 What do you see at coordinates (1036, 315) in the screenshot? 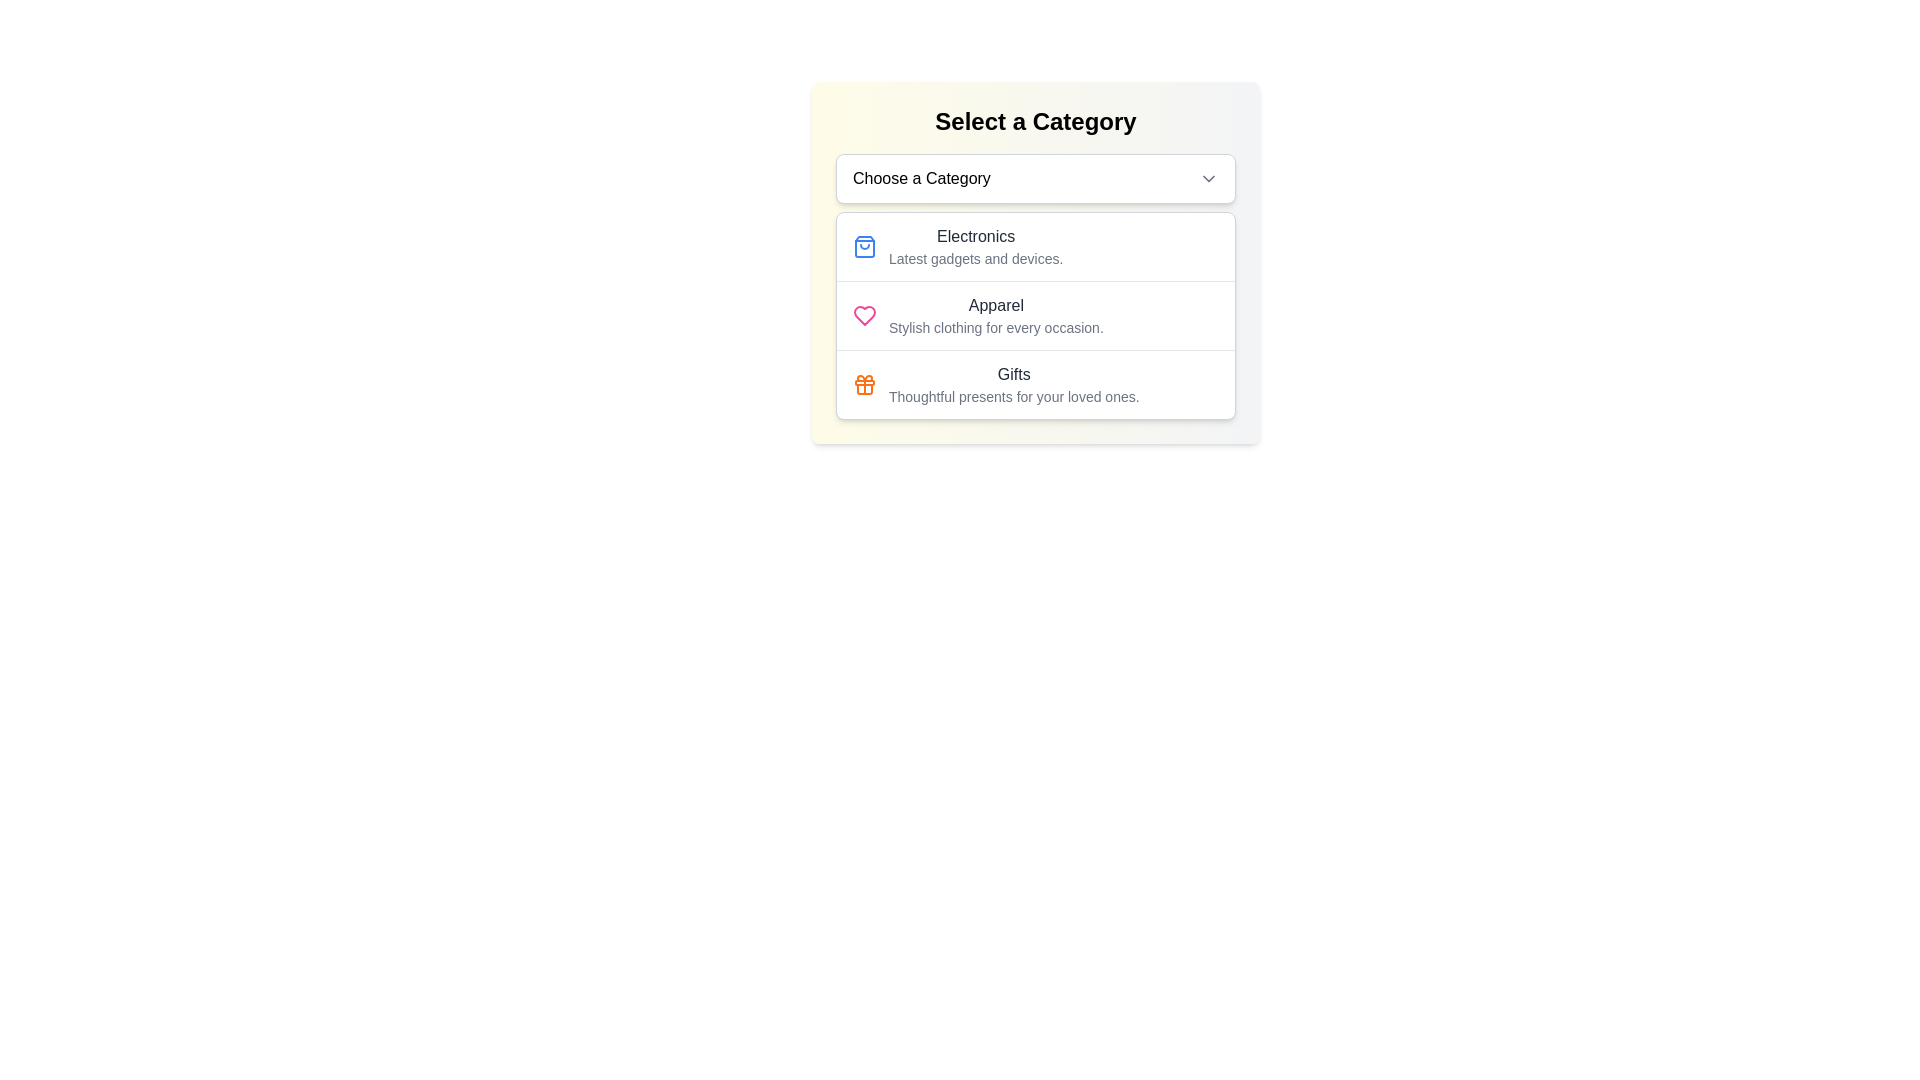
I see `the second list item labeled 'Apparel' located below the 'Select a Category' heading` at bounding box center [1036, 315].